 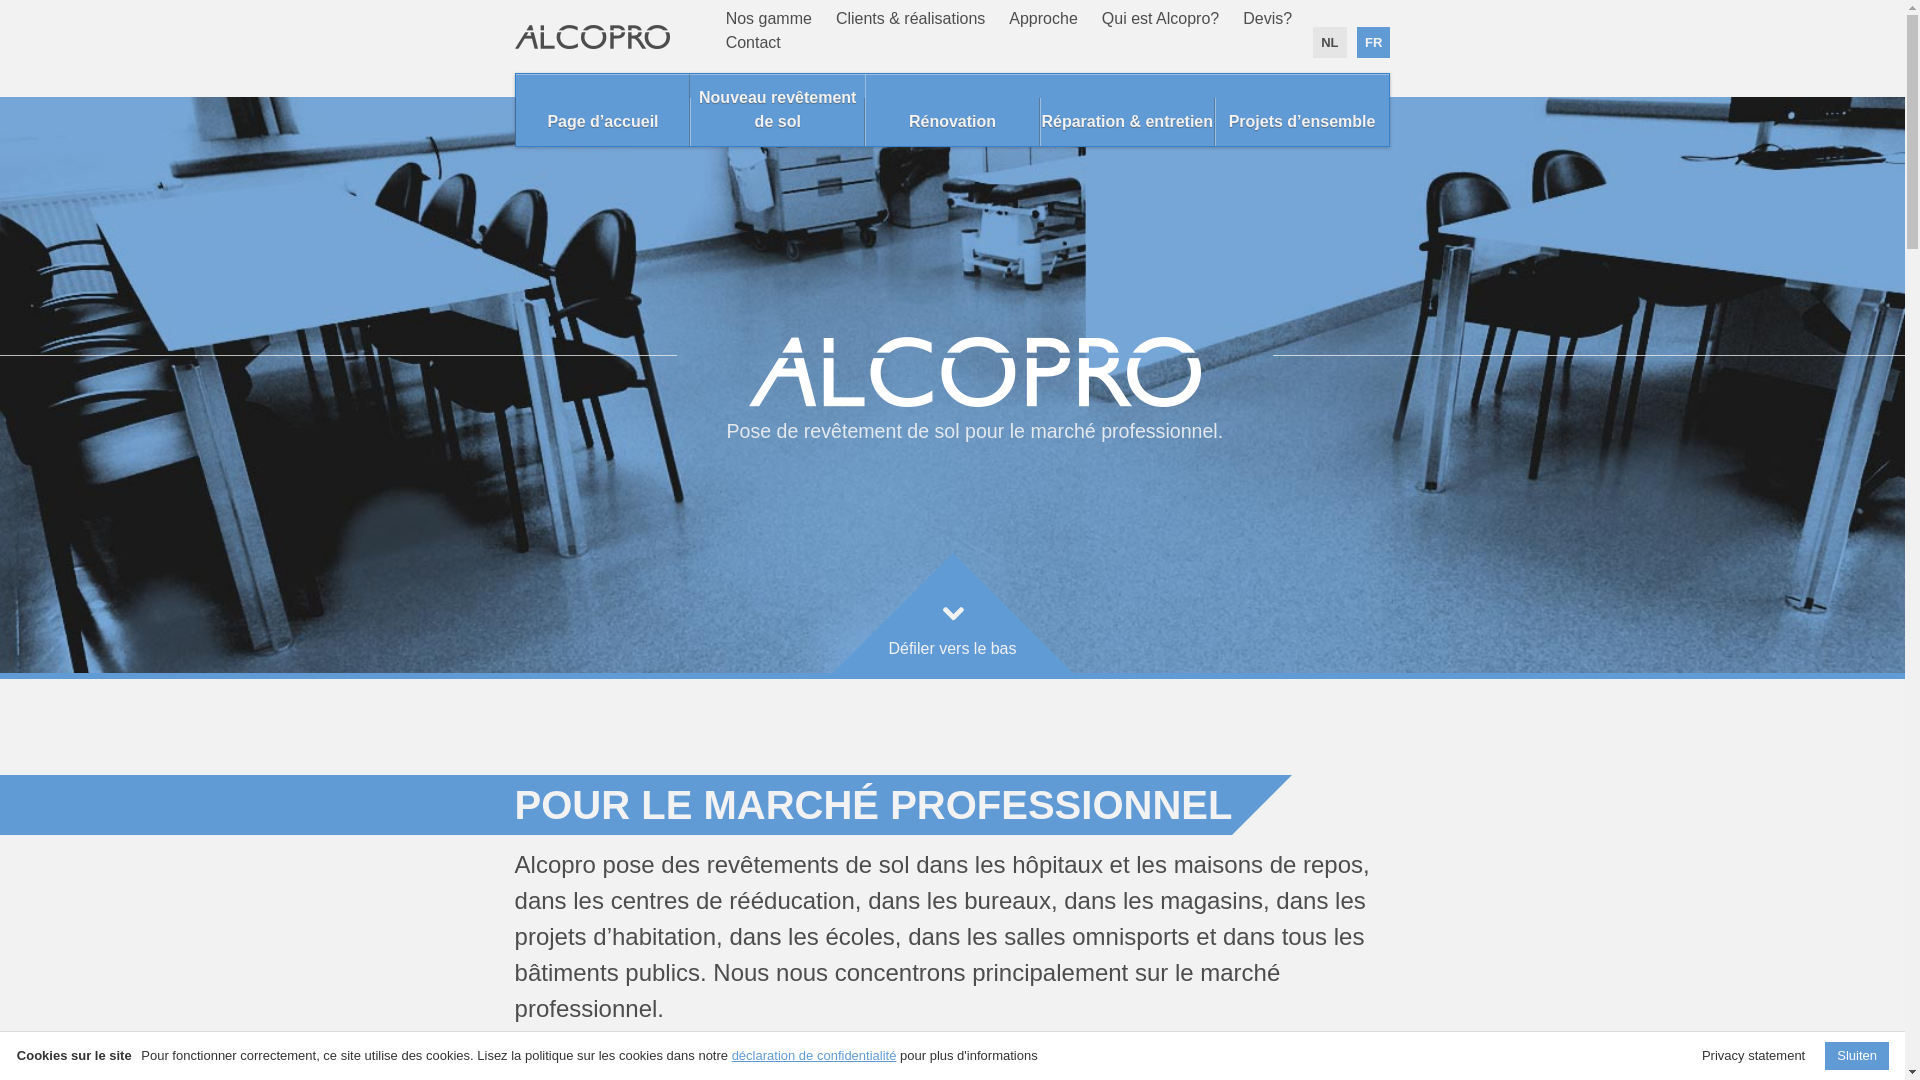 What do you see at coordinates (1266, 18) in the screenshot?
I see `'Devis?'` at bounding box center [1266, 18].